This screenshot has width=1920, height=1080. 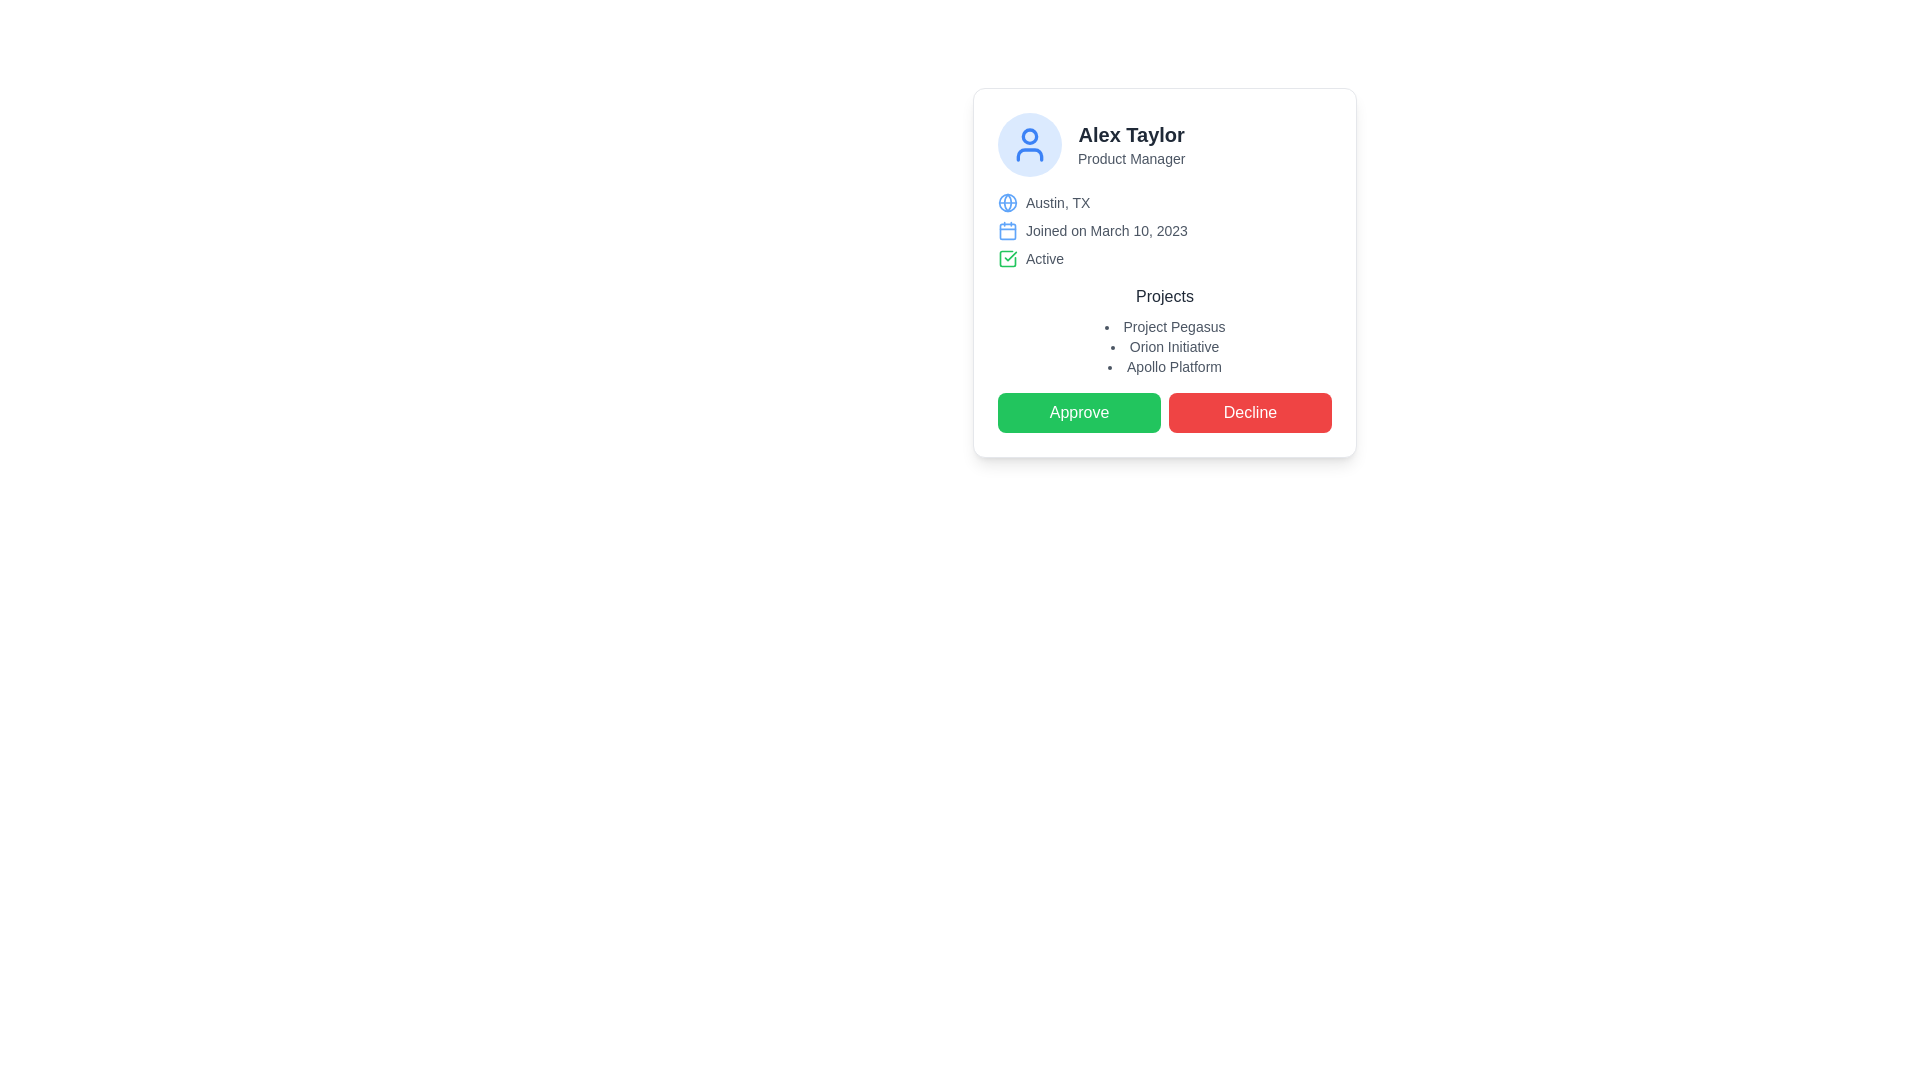 What do you see at coordinates (1165, 346) in the screenshot?
I see `information from the second bullet list item labeled 'Orion Initiative' within the projects section of the card interface` at bounding box center [1165, 346].